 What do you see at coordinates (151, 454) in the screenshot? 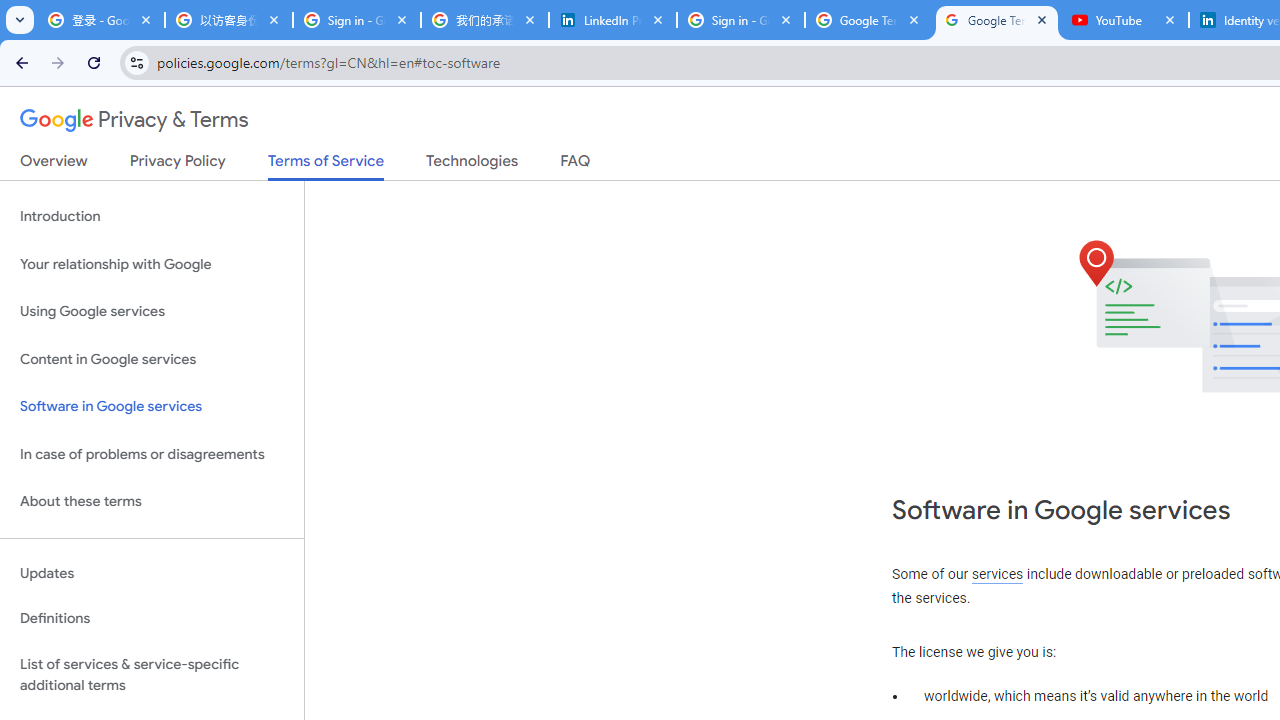
I see `'In case of problems or disagreements'` at bounding box center [151, 454].